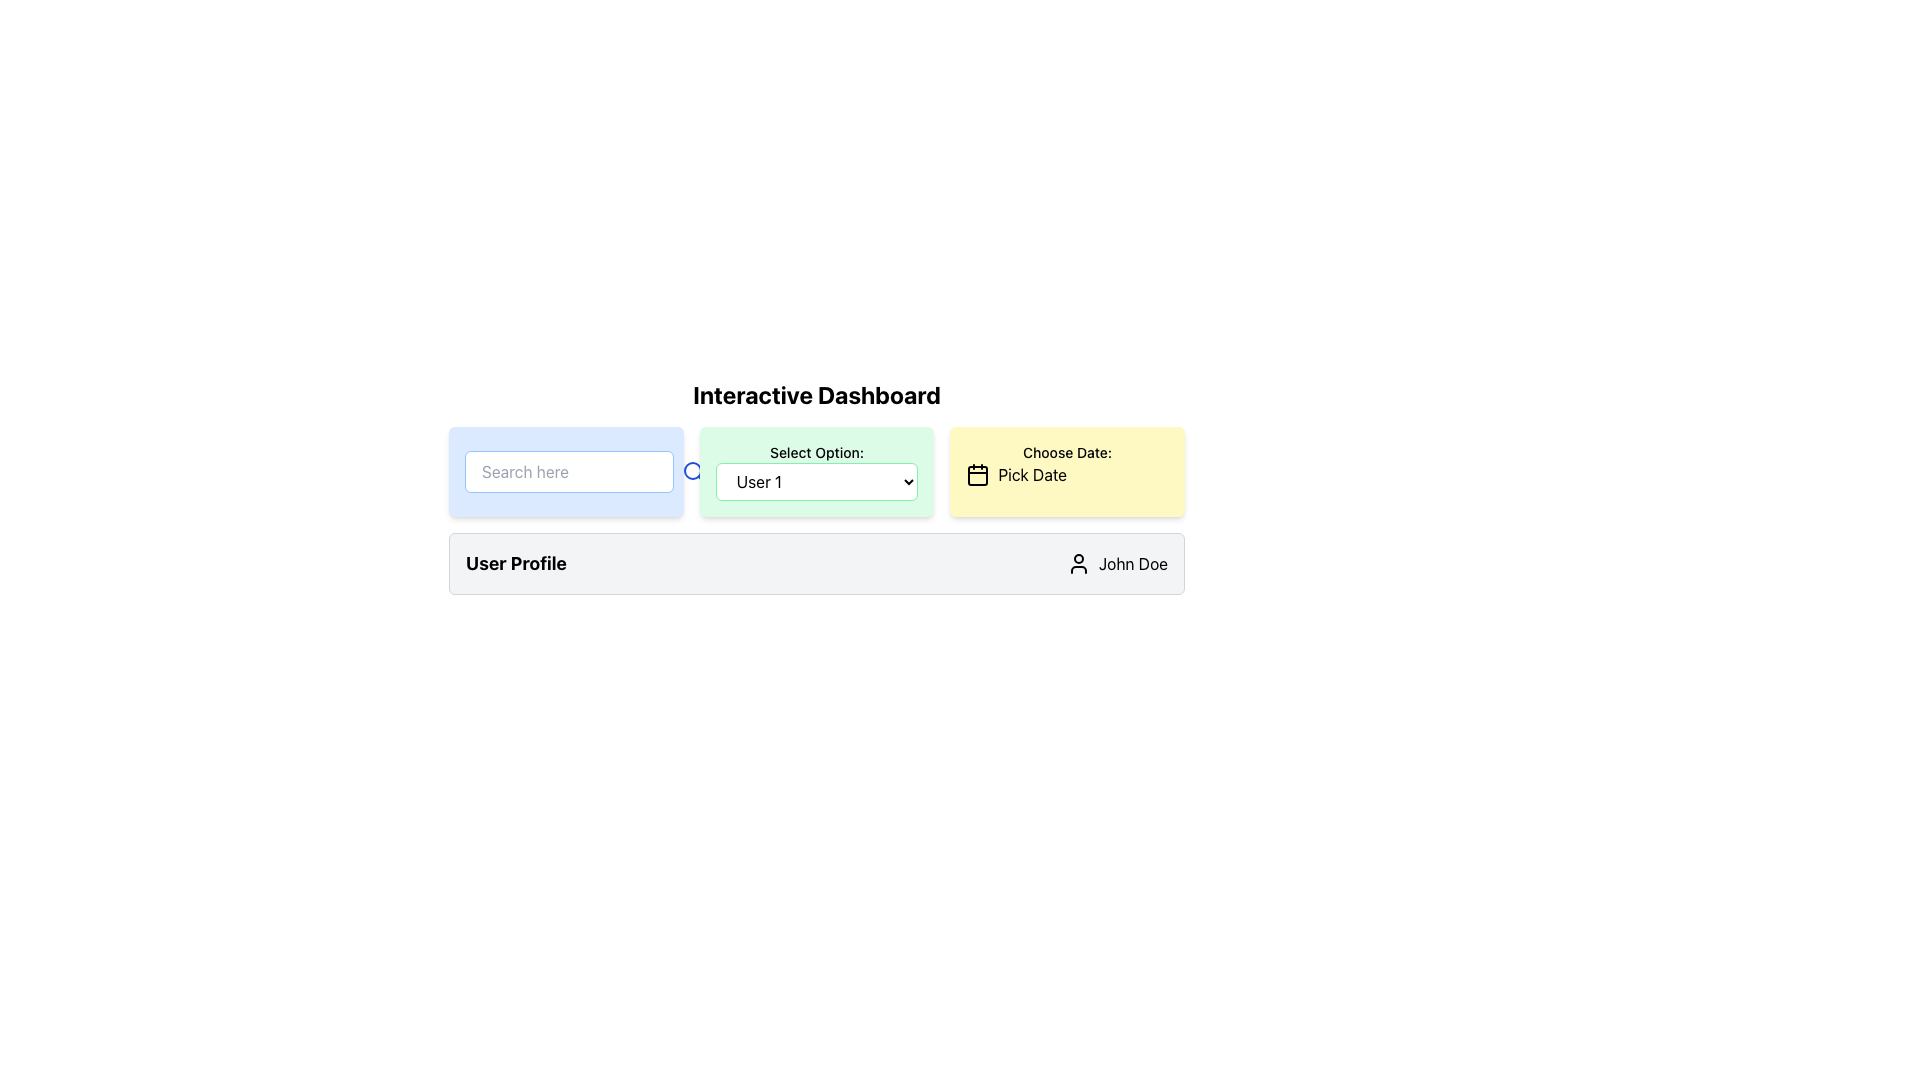 The height and width of the screenshot is (1080, 1920). What do you see at coordinates (978, 474) in the screenshot?
I see `the calendar icon located to the left of the 'Pick Date' text in the 'Choose Date:' section` at bounding box center [978, 474].